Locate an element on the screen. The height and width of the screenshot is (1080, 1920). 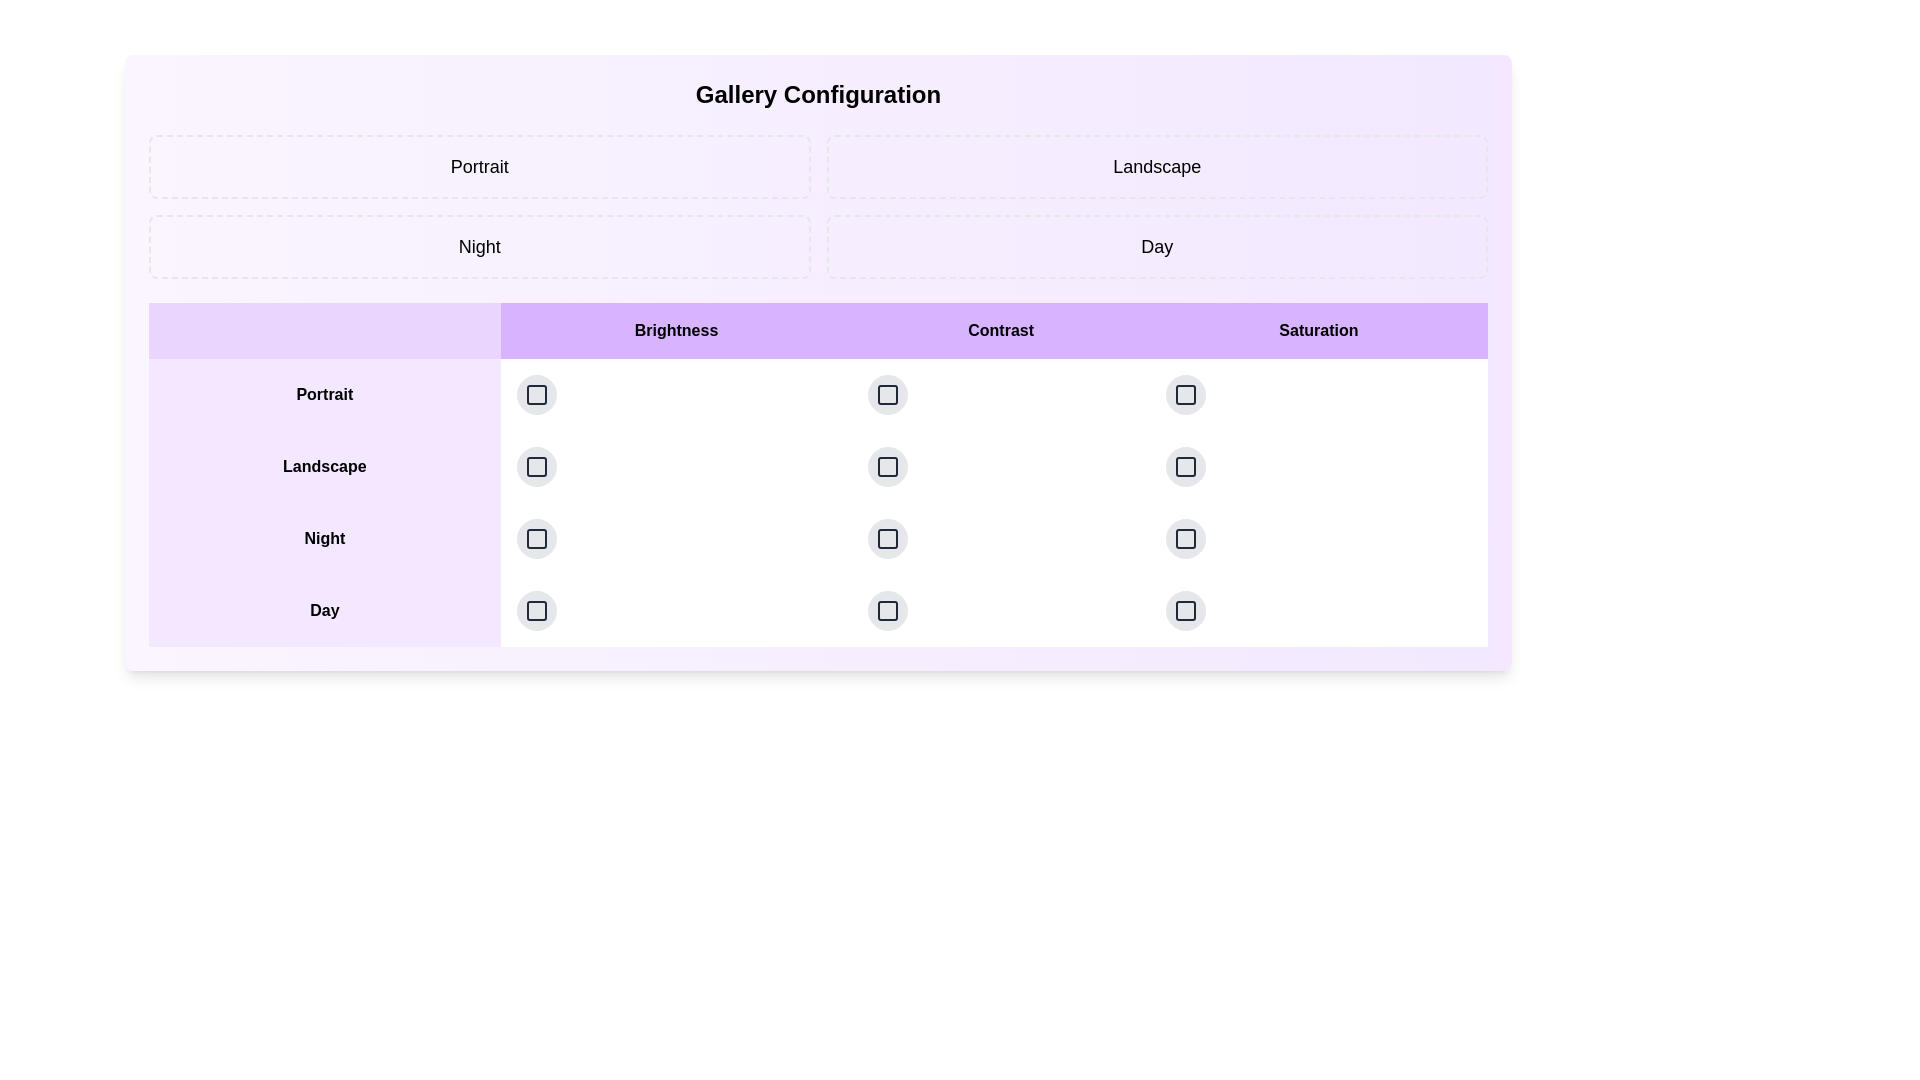
the Checkbox in the 'Portrait' row under the 'Contrast' column is located at coordinates (1001, 394).